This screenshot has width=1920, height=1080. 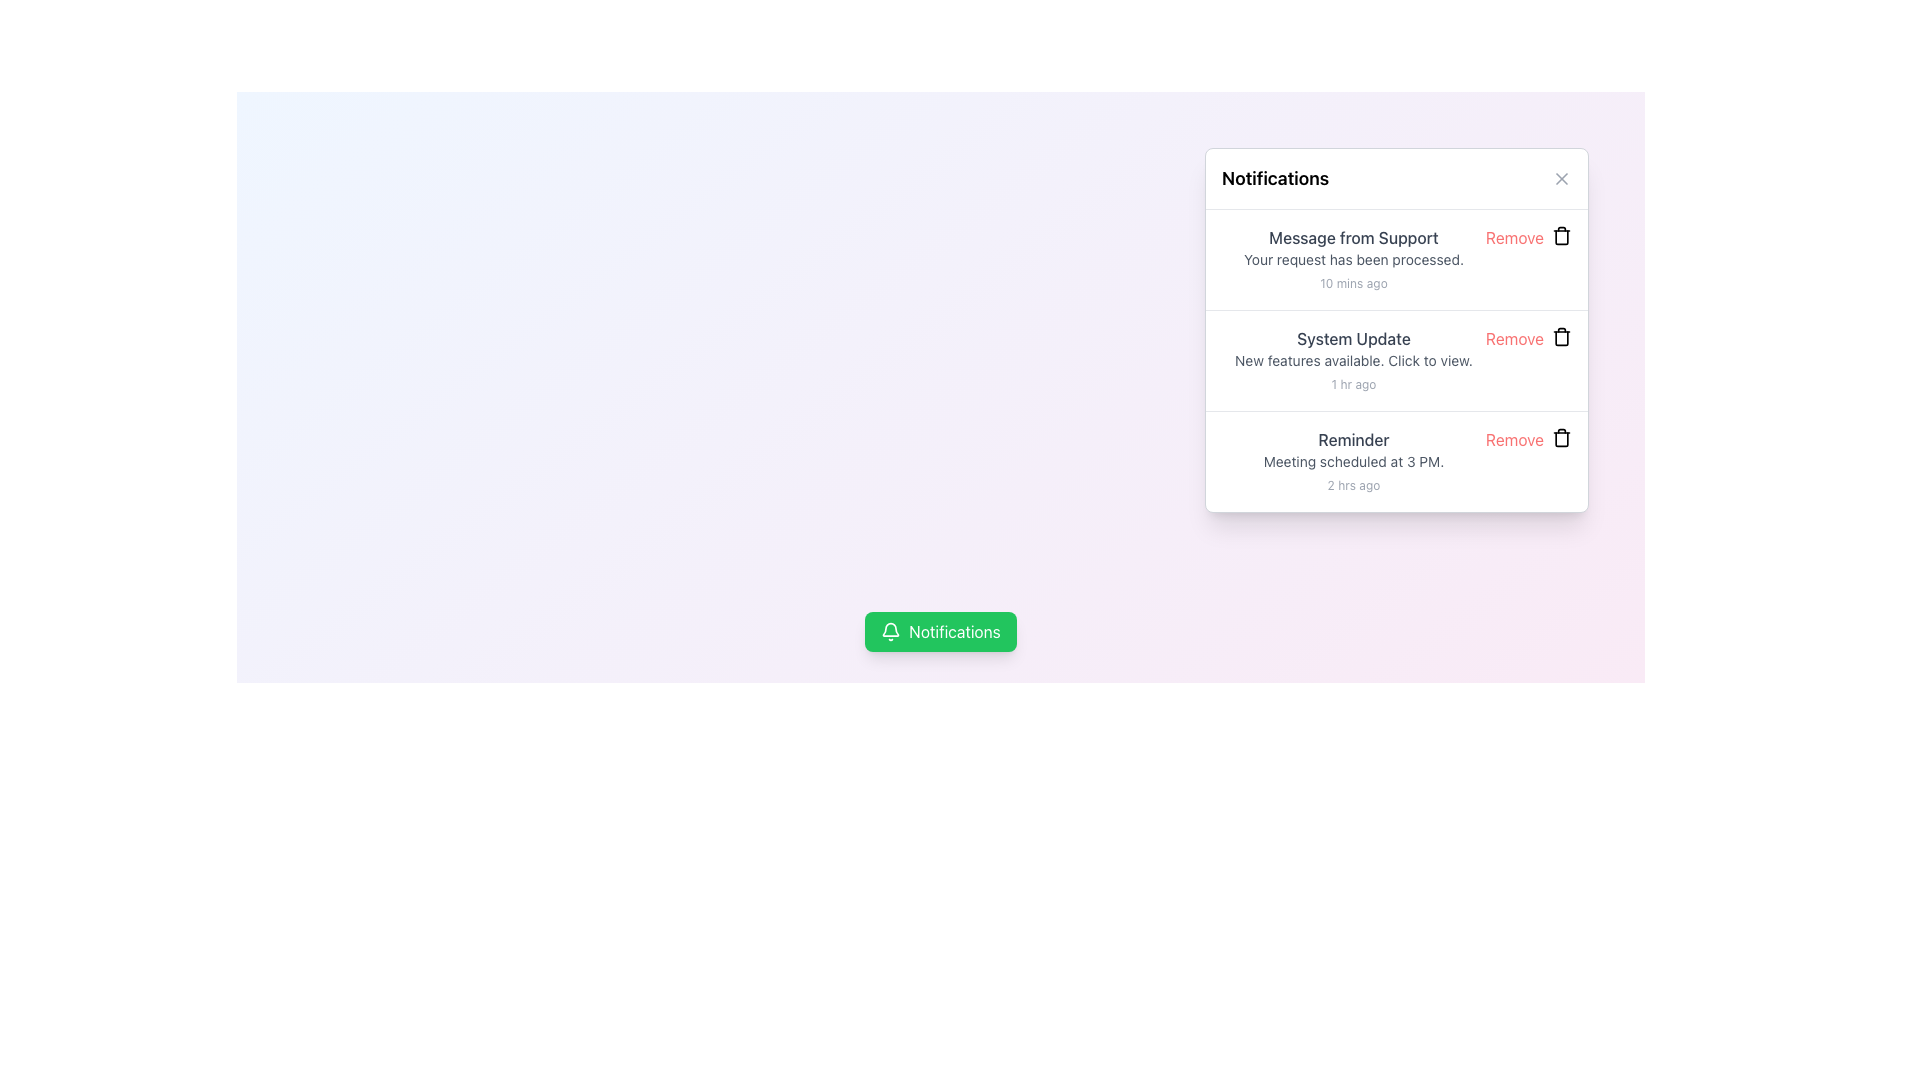 I want to click on the close icon of the notification widget, which is part of an 'X' icon located in the top-right corner, so click(x=1560, y=177).